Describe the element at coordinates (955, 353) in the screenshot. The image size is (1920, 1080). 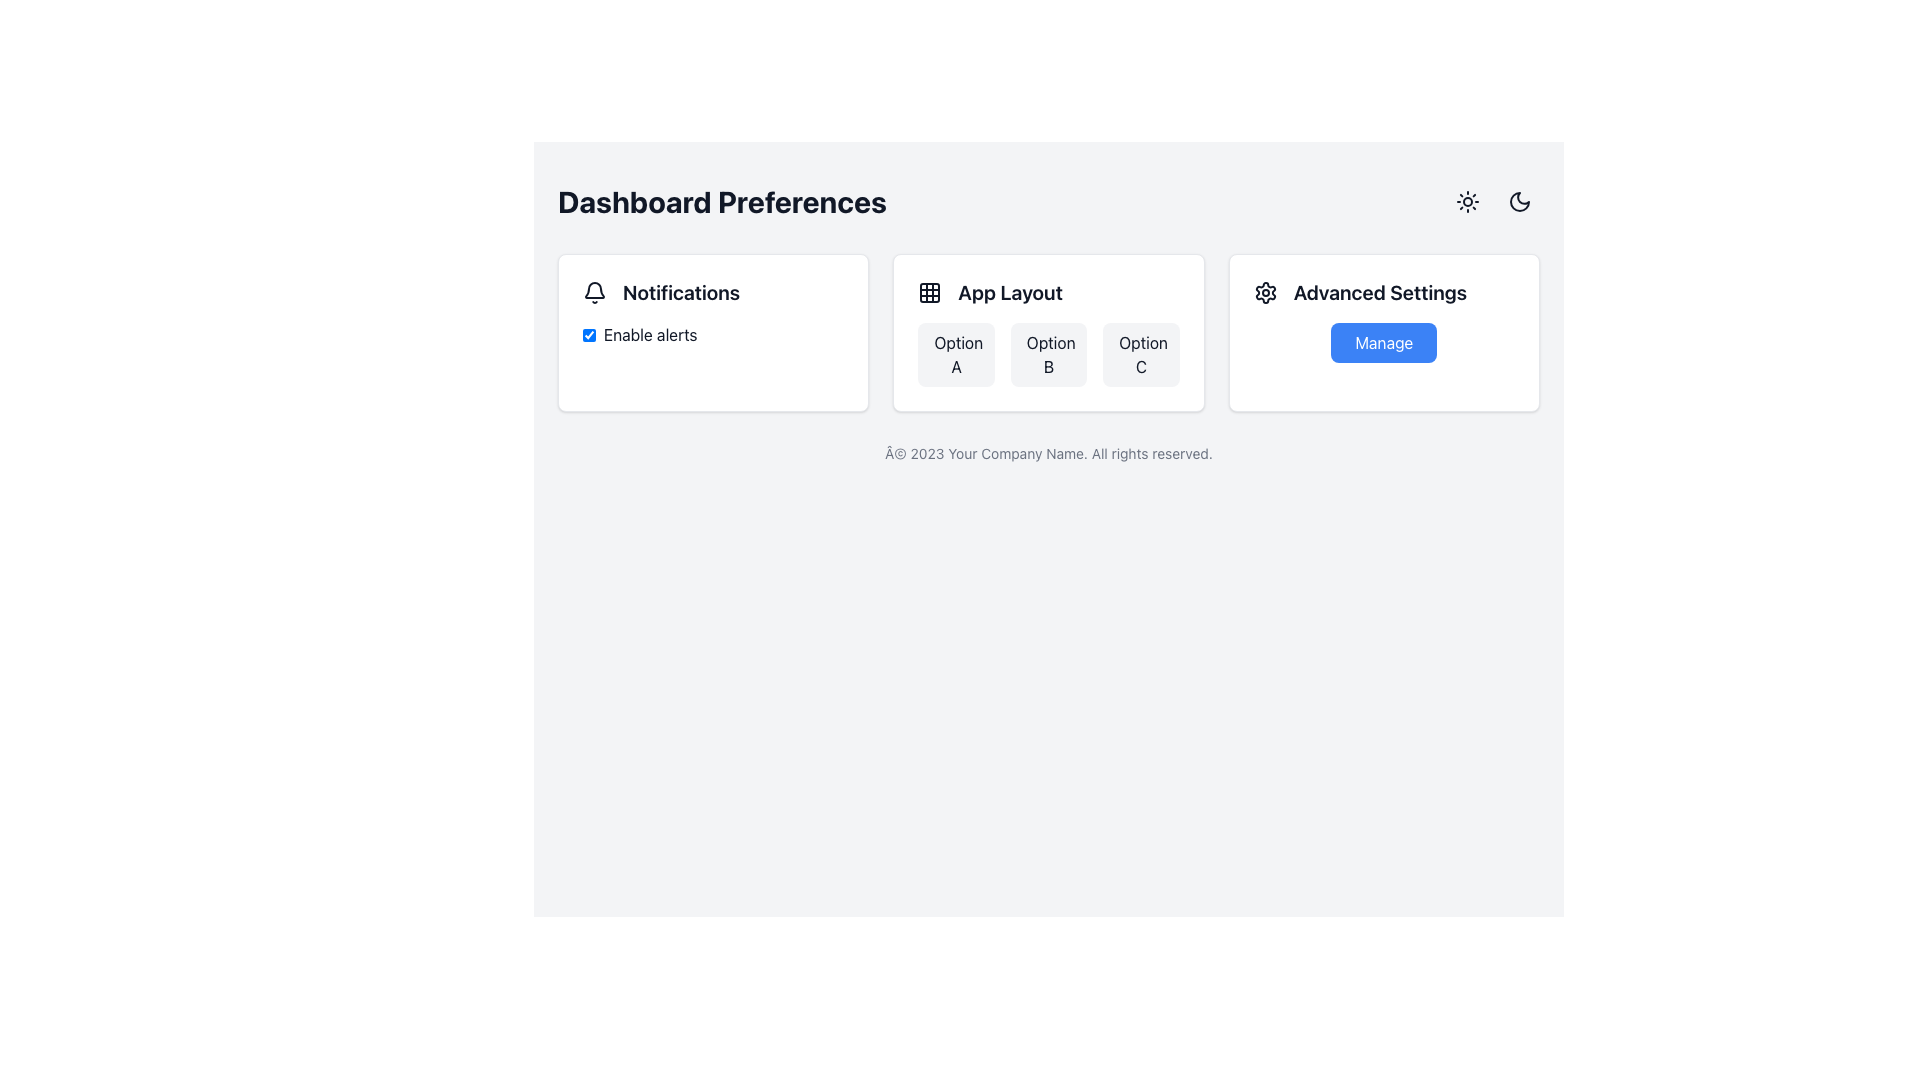
I see `the 'Option A' button, the first selectable option under the 'App Layout' heading` at that location.